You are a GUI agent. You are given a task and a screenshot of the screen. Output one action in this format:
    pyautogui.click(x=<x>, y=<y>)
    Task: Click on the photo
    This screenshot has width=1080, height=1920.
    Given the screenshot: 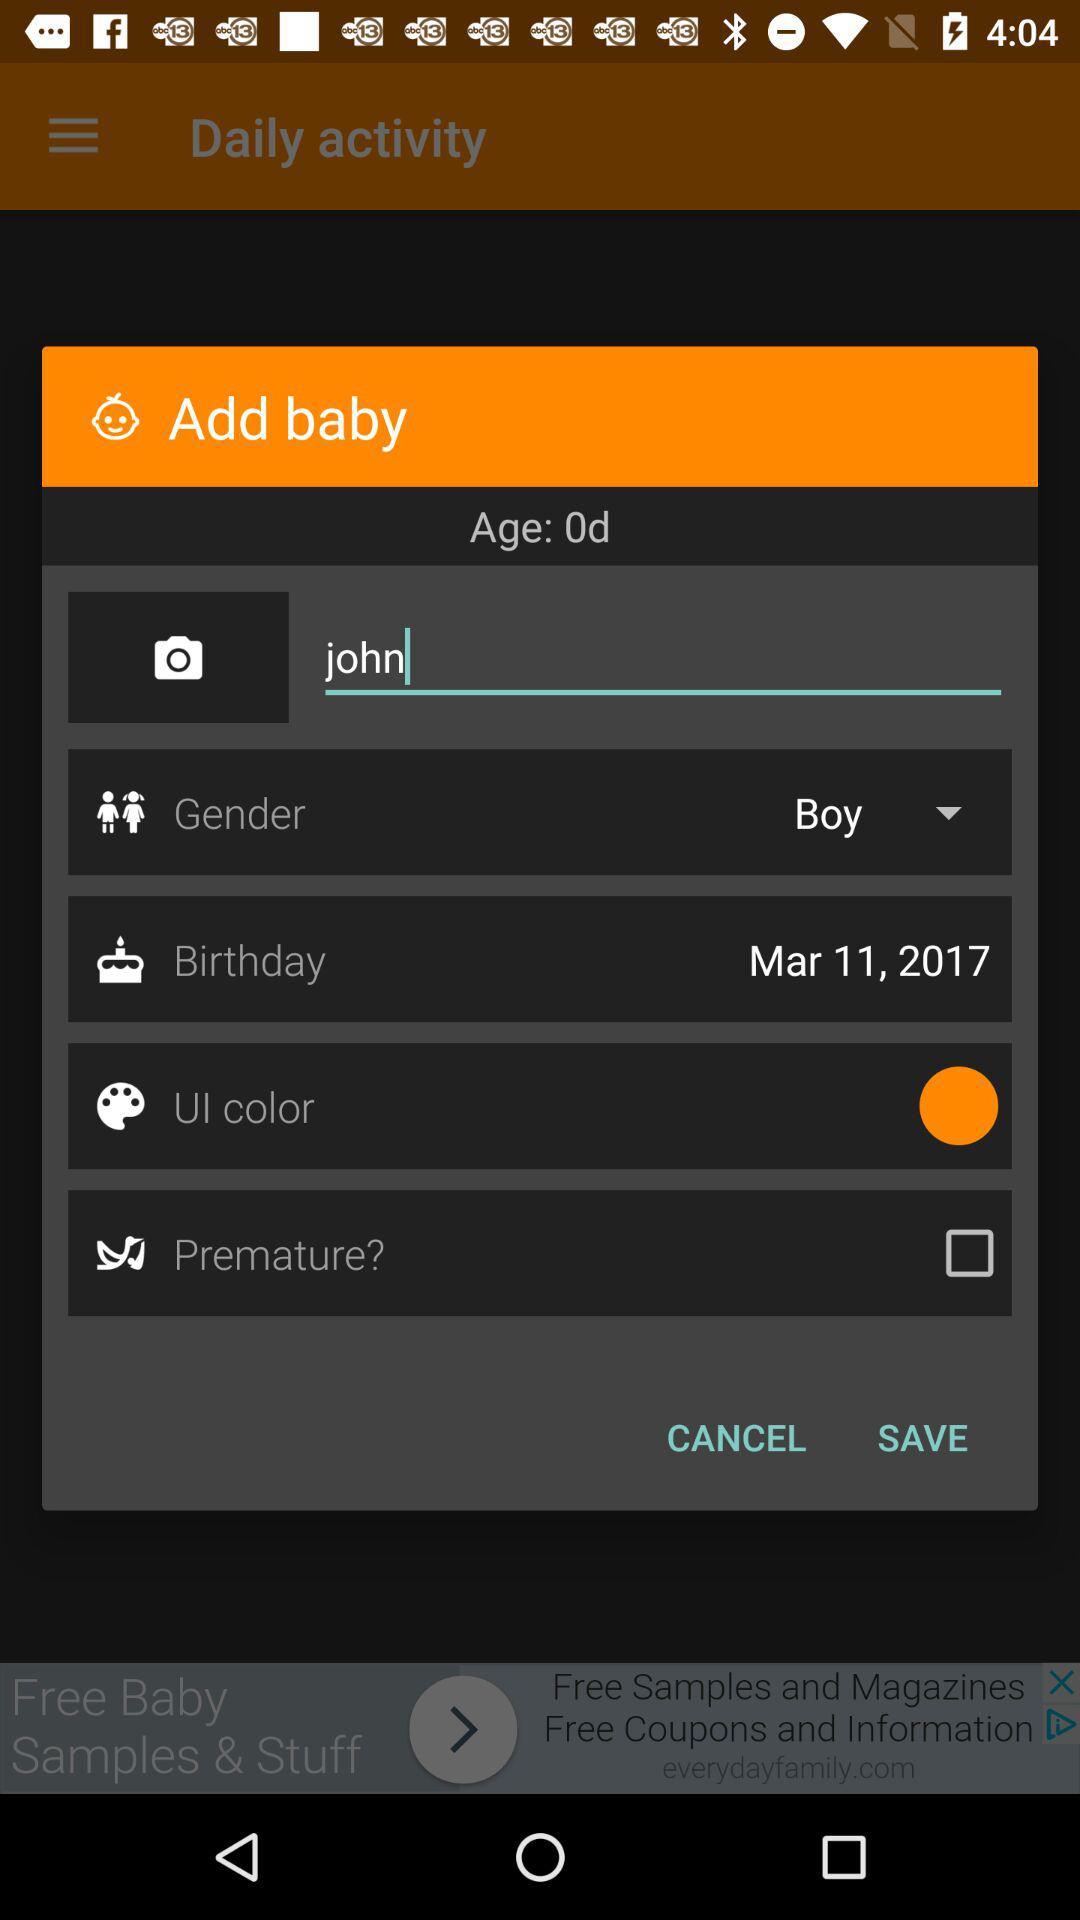 What is the action you would take?
    pyautogui.click(x=177, y=657)
    